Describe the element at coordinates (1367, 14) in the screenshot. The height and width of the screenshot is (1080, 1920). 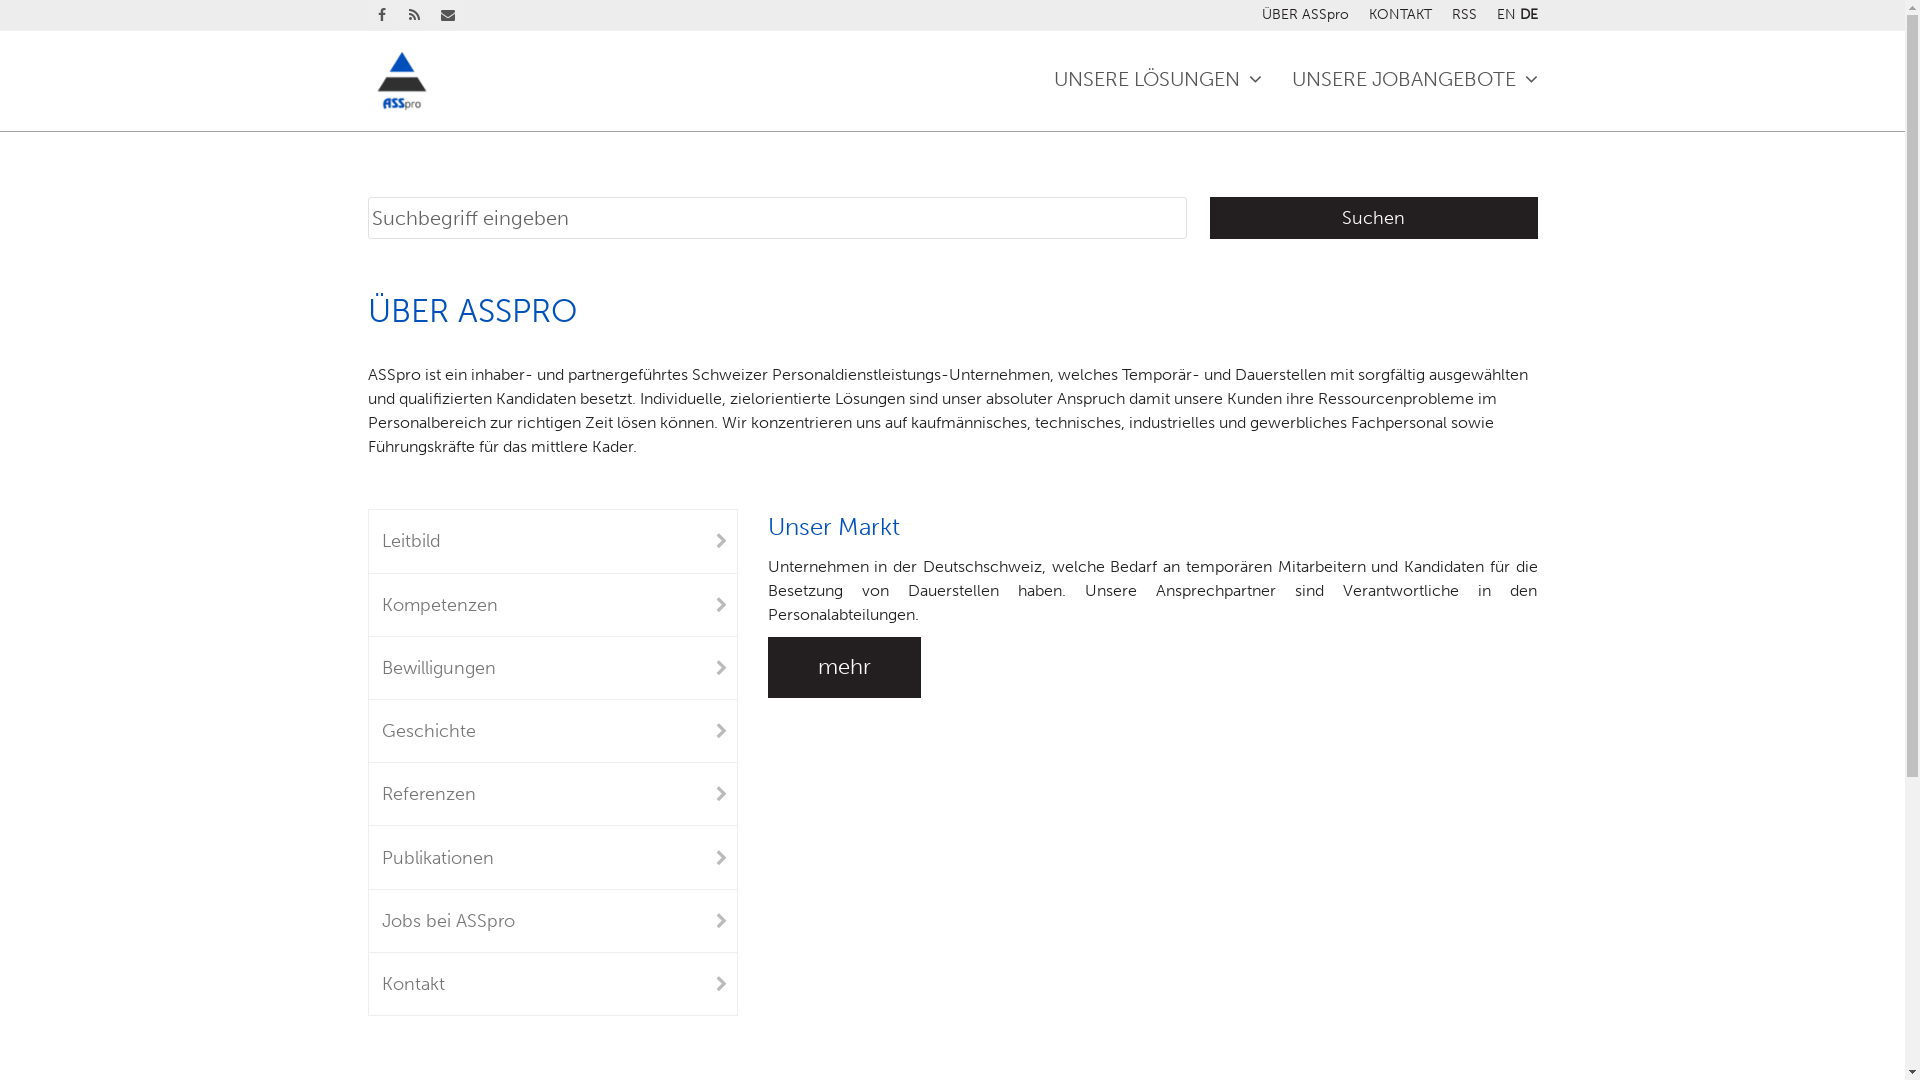
I see `'KONTAKT'` at that location.